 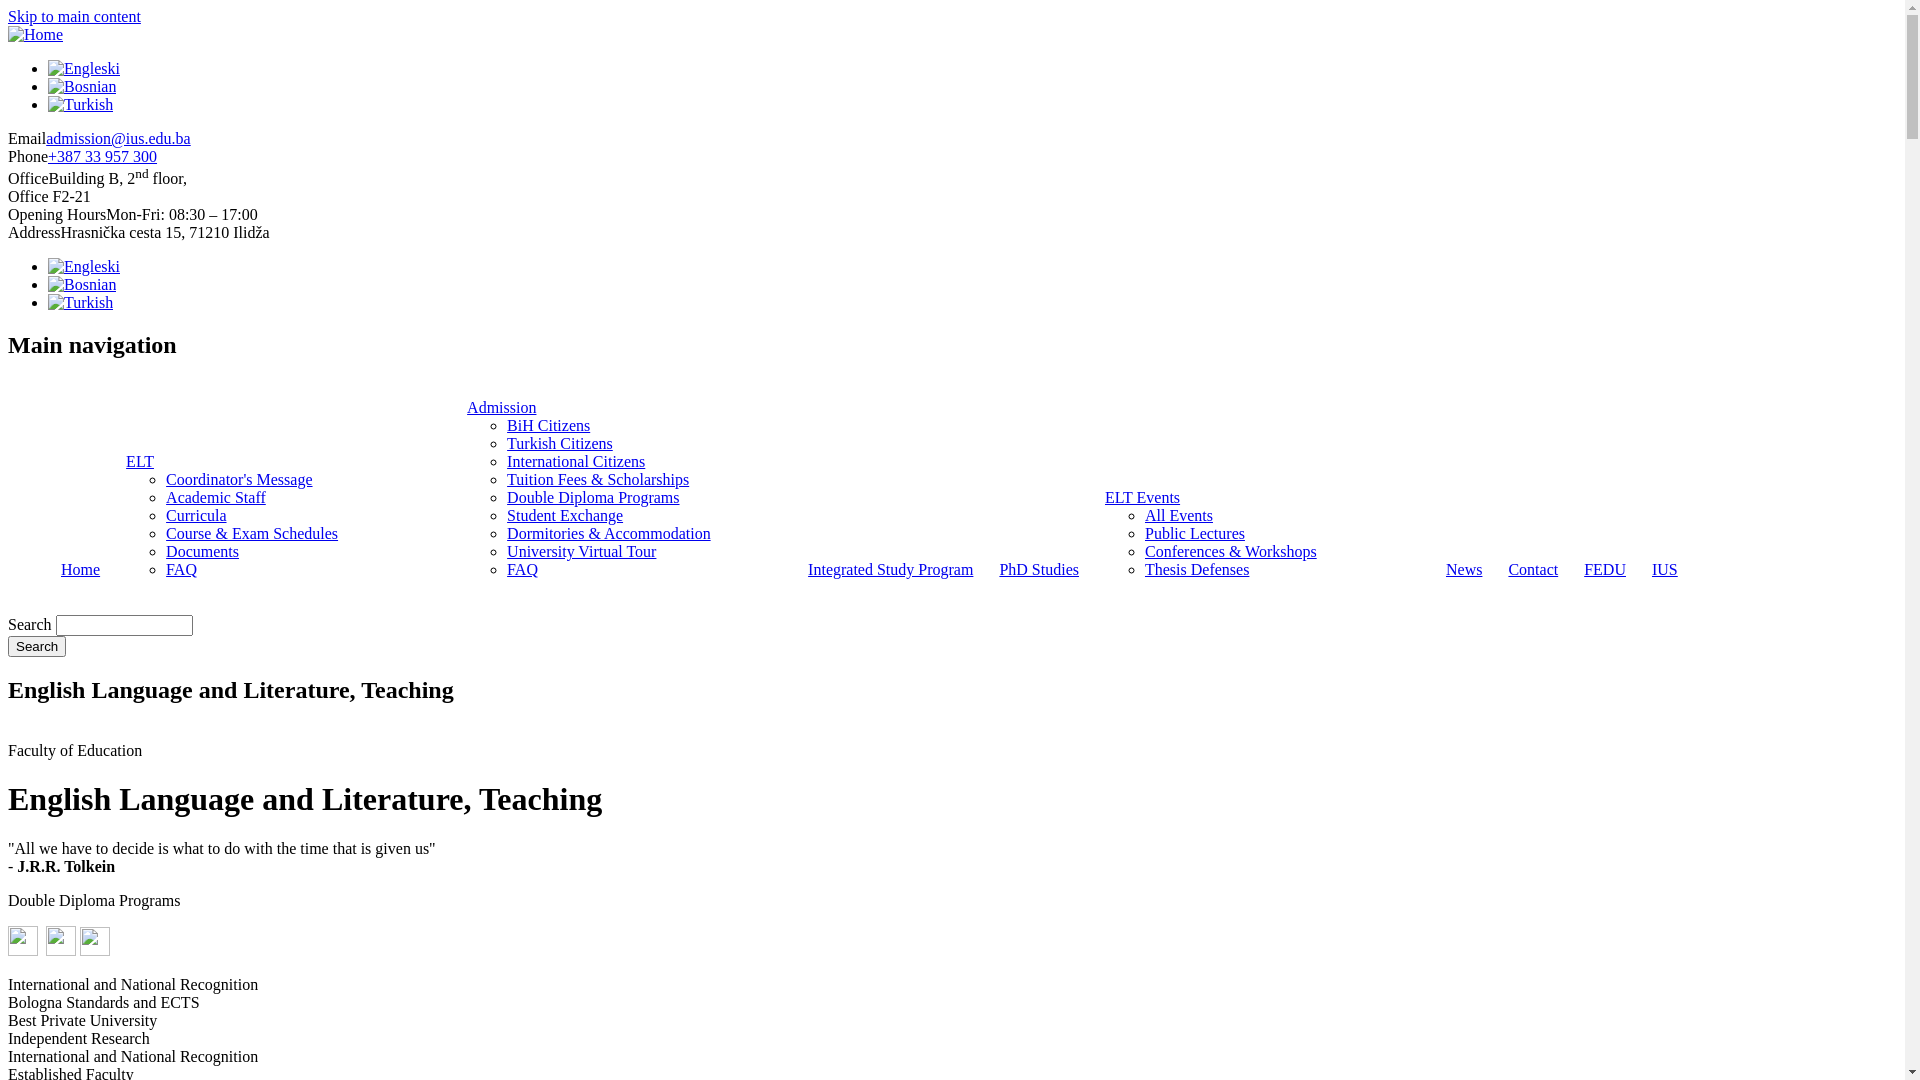 I want to click on 'PhD Studies', so click(x=1038, y=569).